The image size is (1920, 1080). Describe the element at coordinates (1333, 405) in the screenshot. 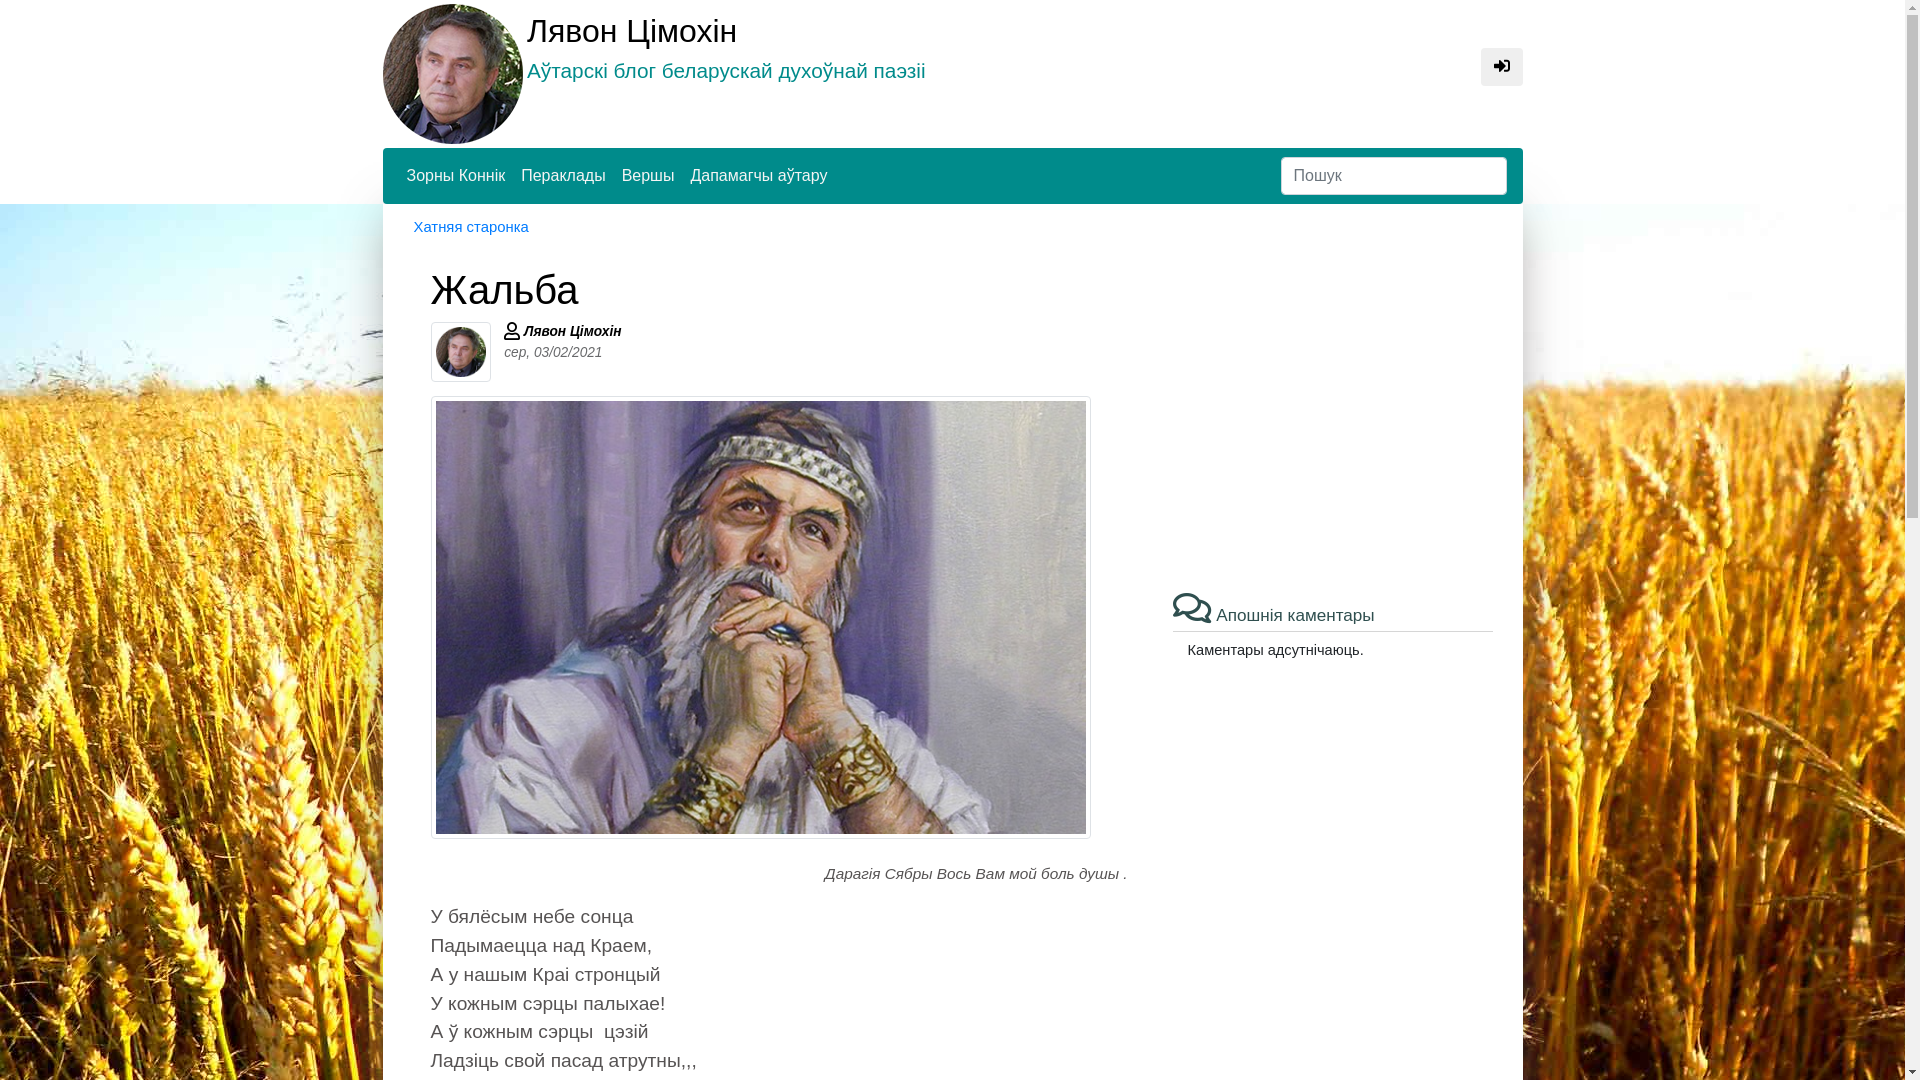

I see `'Advertisement'` at that location.